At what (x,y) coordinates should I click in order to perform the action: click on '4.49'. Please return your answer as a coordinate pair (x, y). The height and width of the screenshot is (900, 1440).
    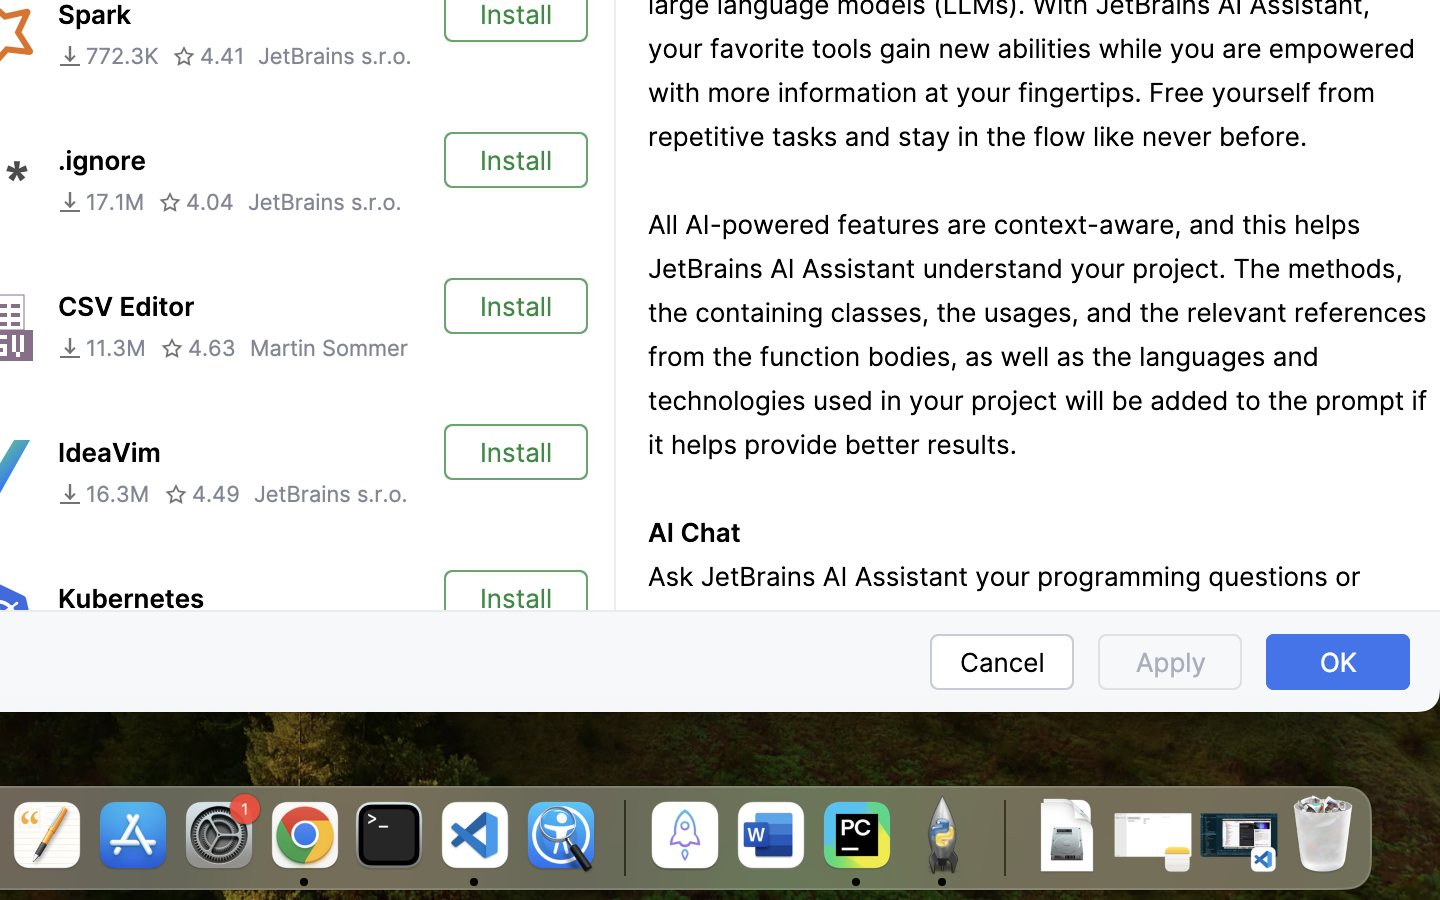
    Looking at the image, I should click on (202, 493).